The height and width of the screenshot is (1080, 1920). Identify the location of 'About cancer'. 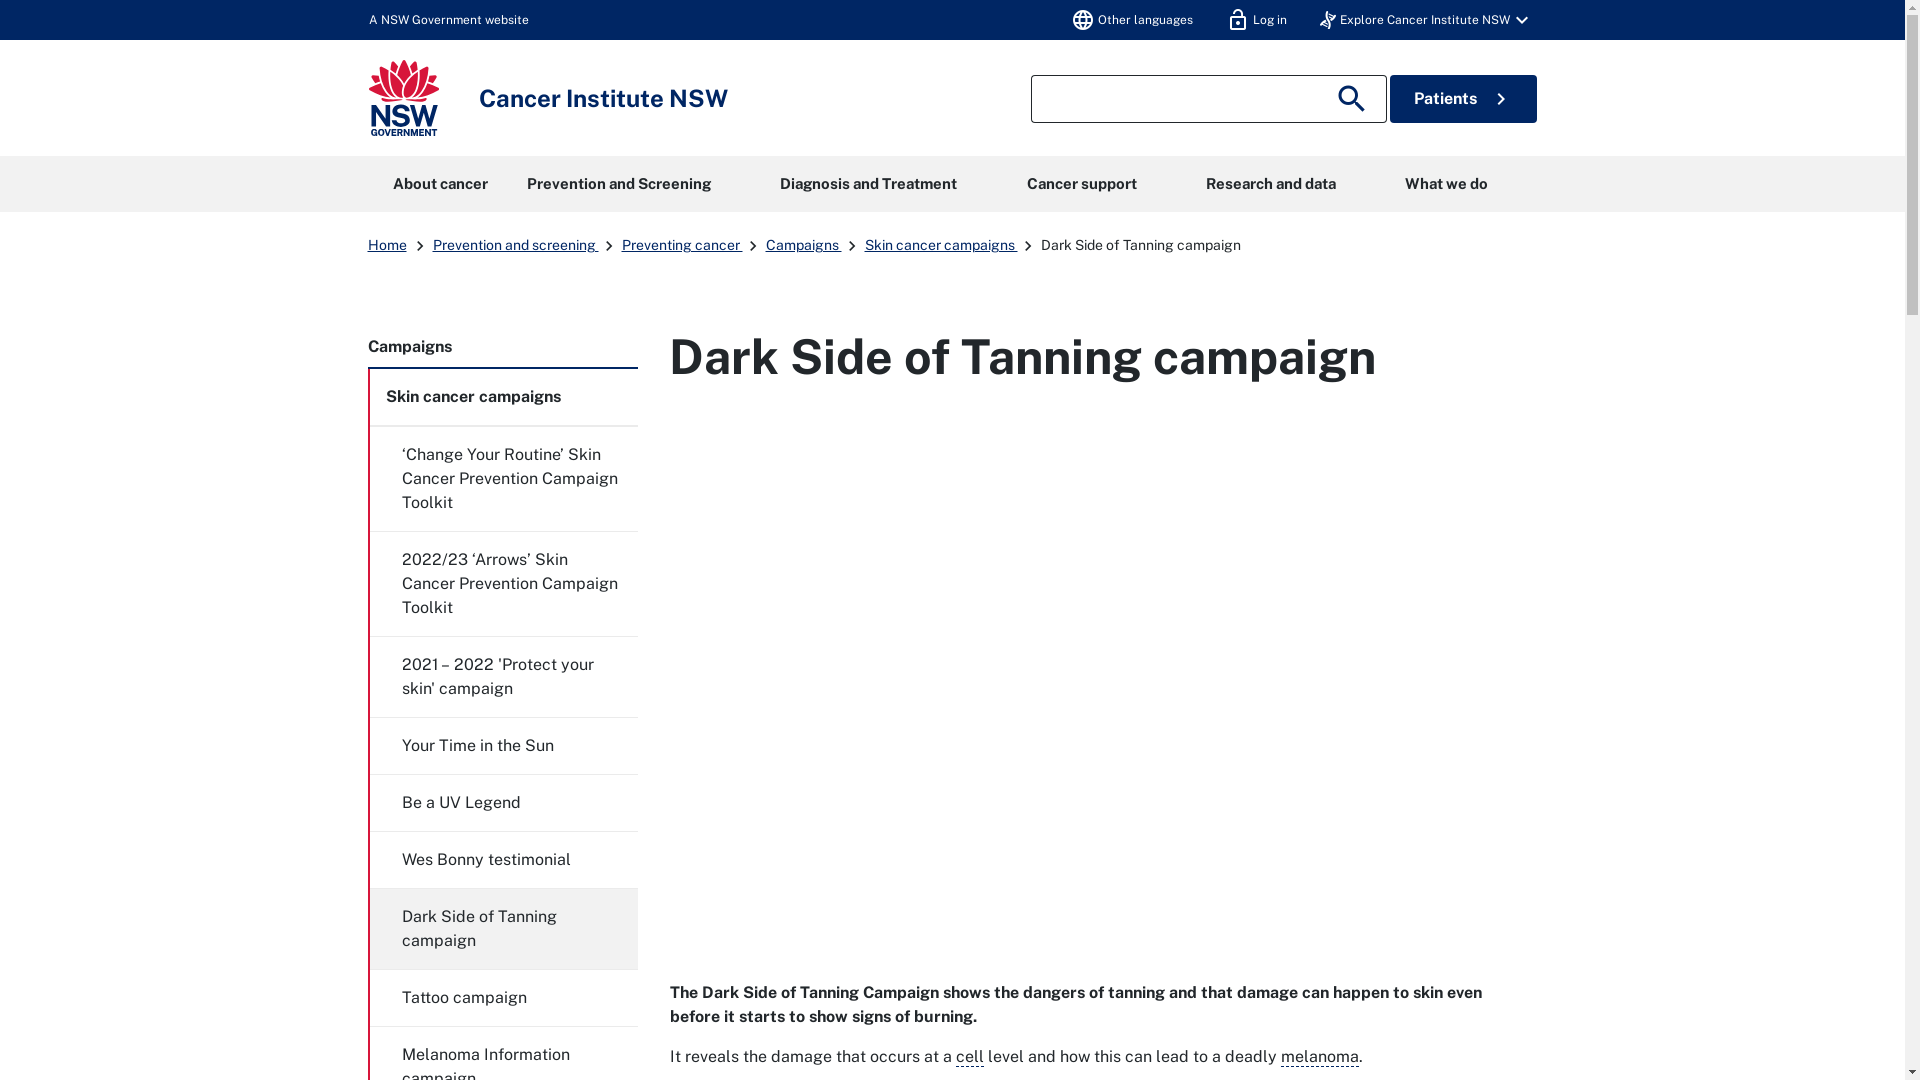
(439, 184).